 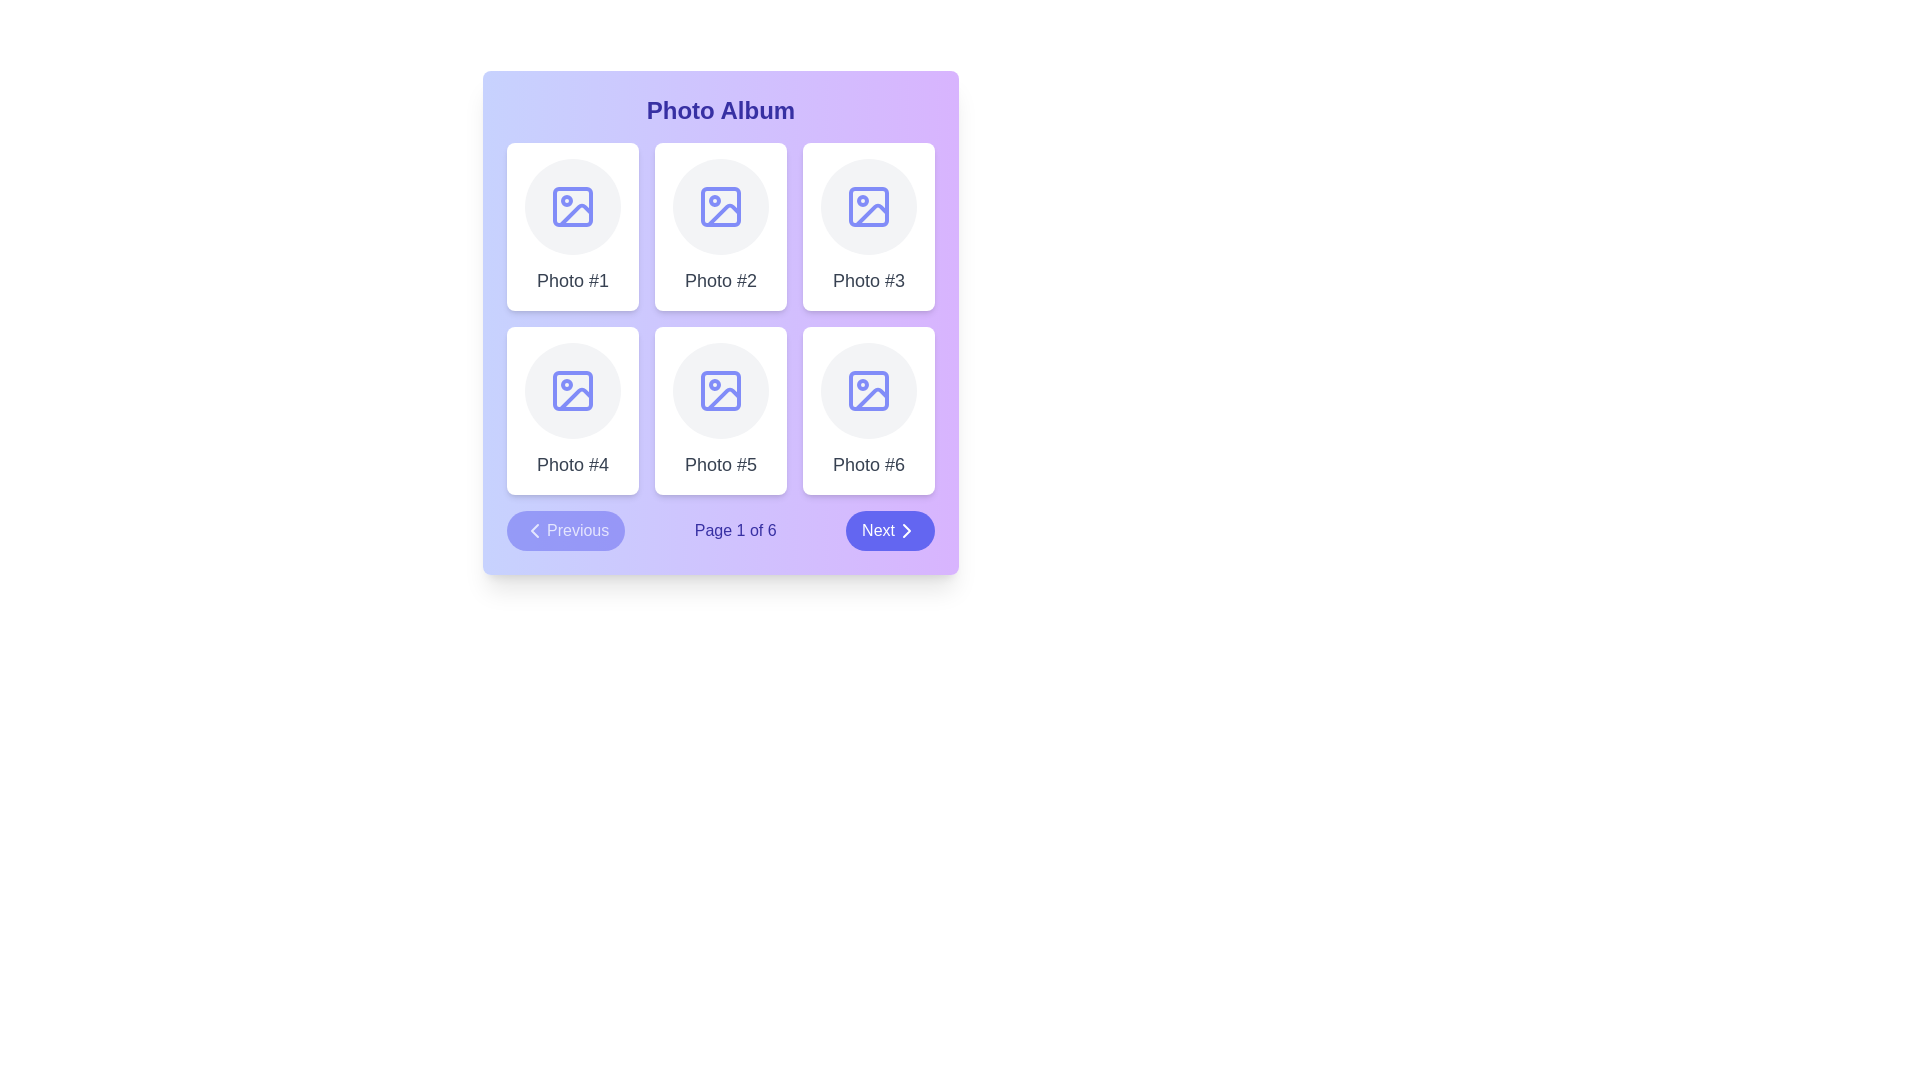 I want to click on the mountain landscape line icon located inside the fourth photo placeholder icon in the grid layout of the photo album interface, so click(x=575, y=398).